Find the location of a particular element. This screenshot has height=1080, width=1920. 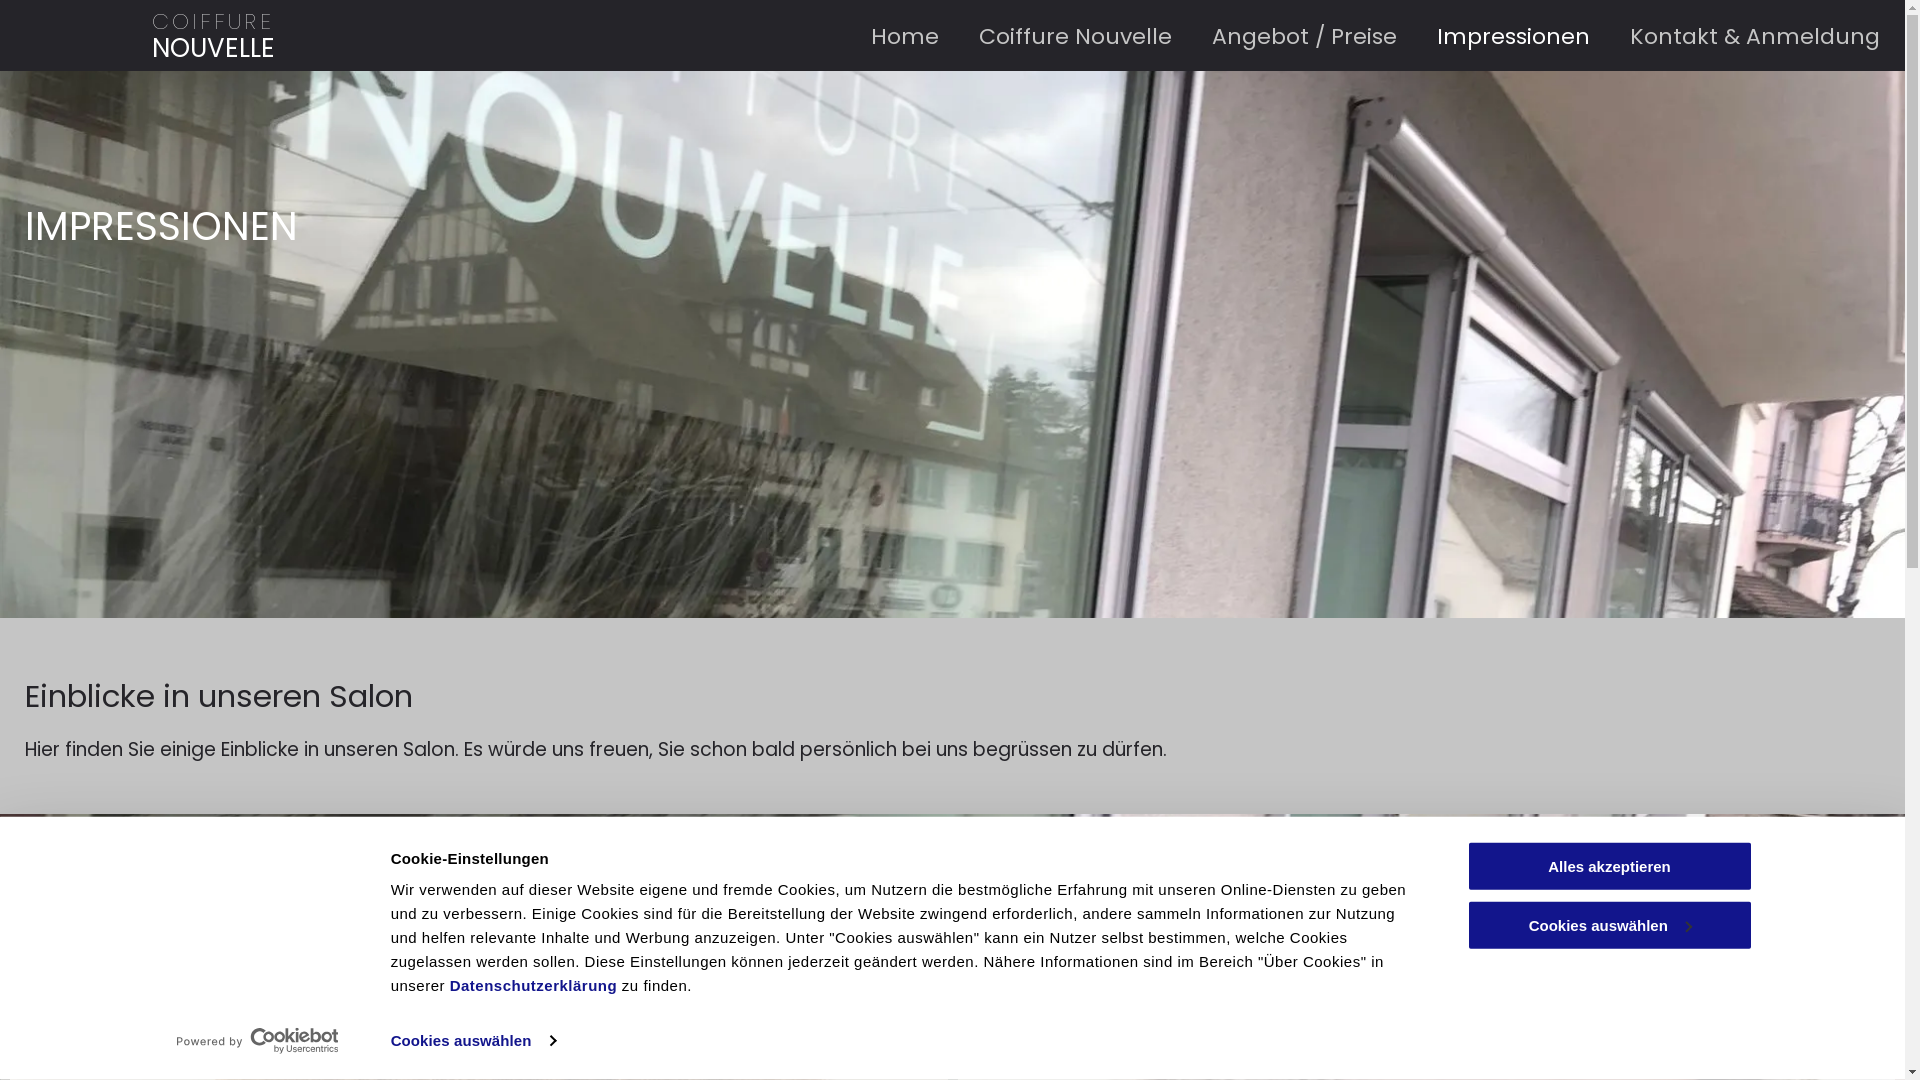

'Coiffure Nouvelle' is located at coordinates (1054, 34).